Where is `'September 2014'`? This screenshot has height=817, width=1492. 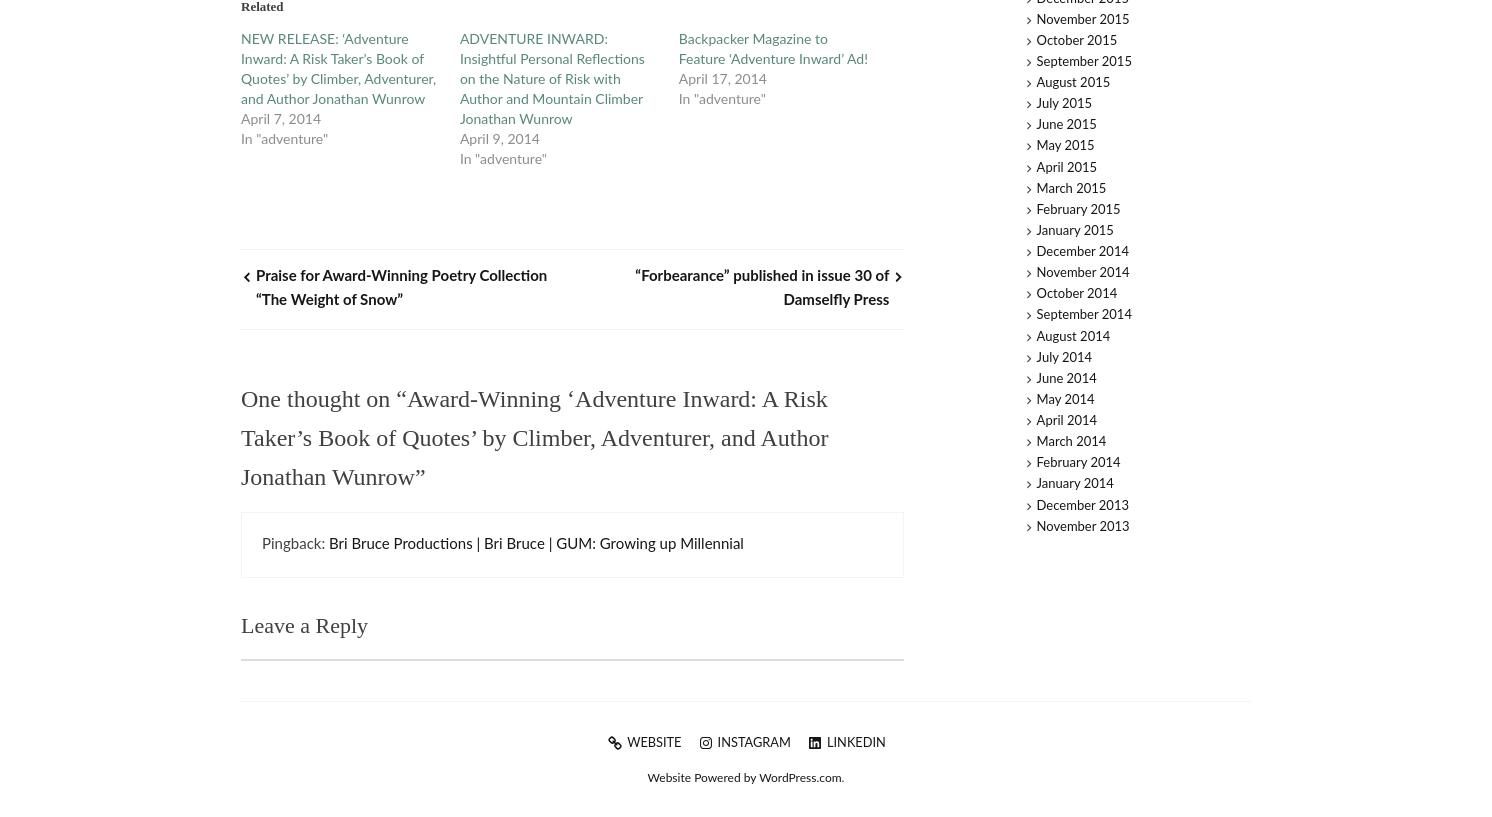 'September 2014' is located at coordinates (1083, 315).